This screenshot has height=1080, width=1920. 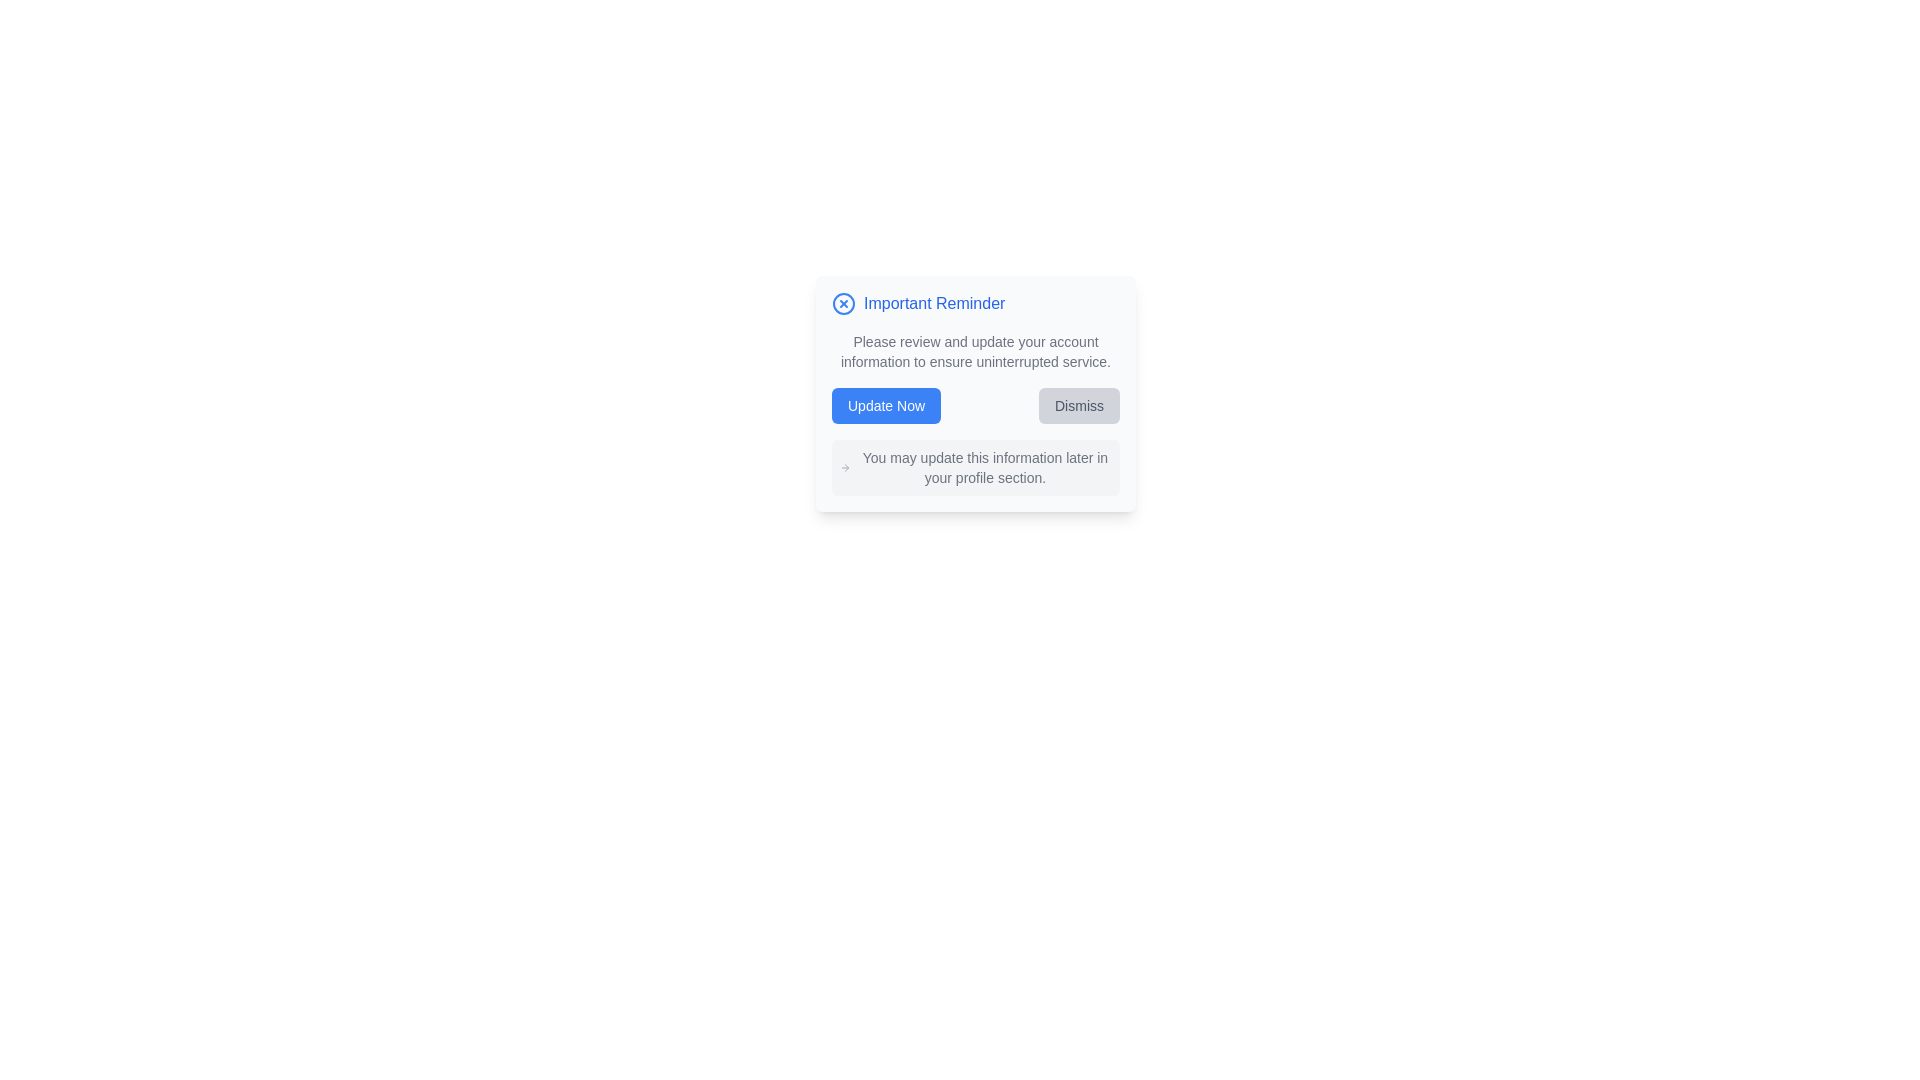 What do you see at coordinates (844, 304) in the screenshot?
I see `the circular outline element with no filling, styled with a stroke, located at the center of a notification or modal dialog box near the top-left corner` at bounding box center [844, 304].